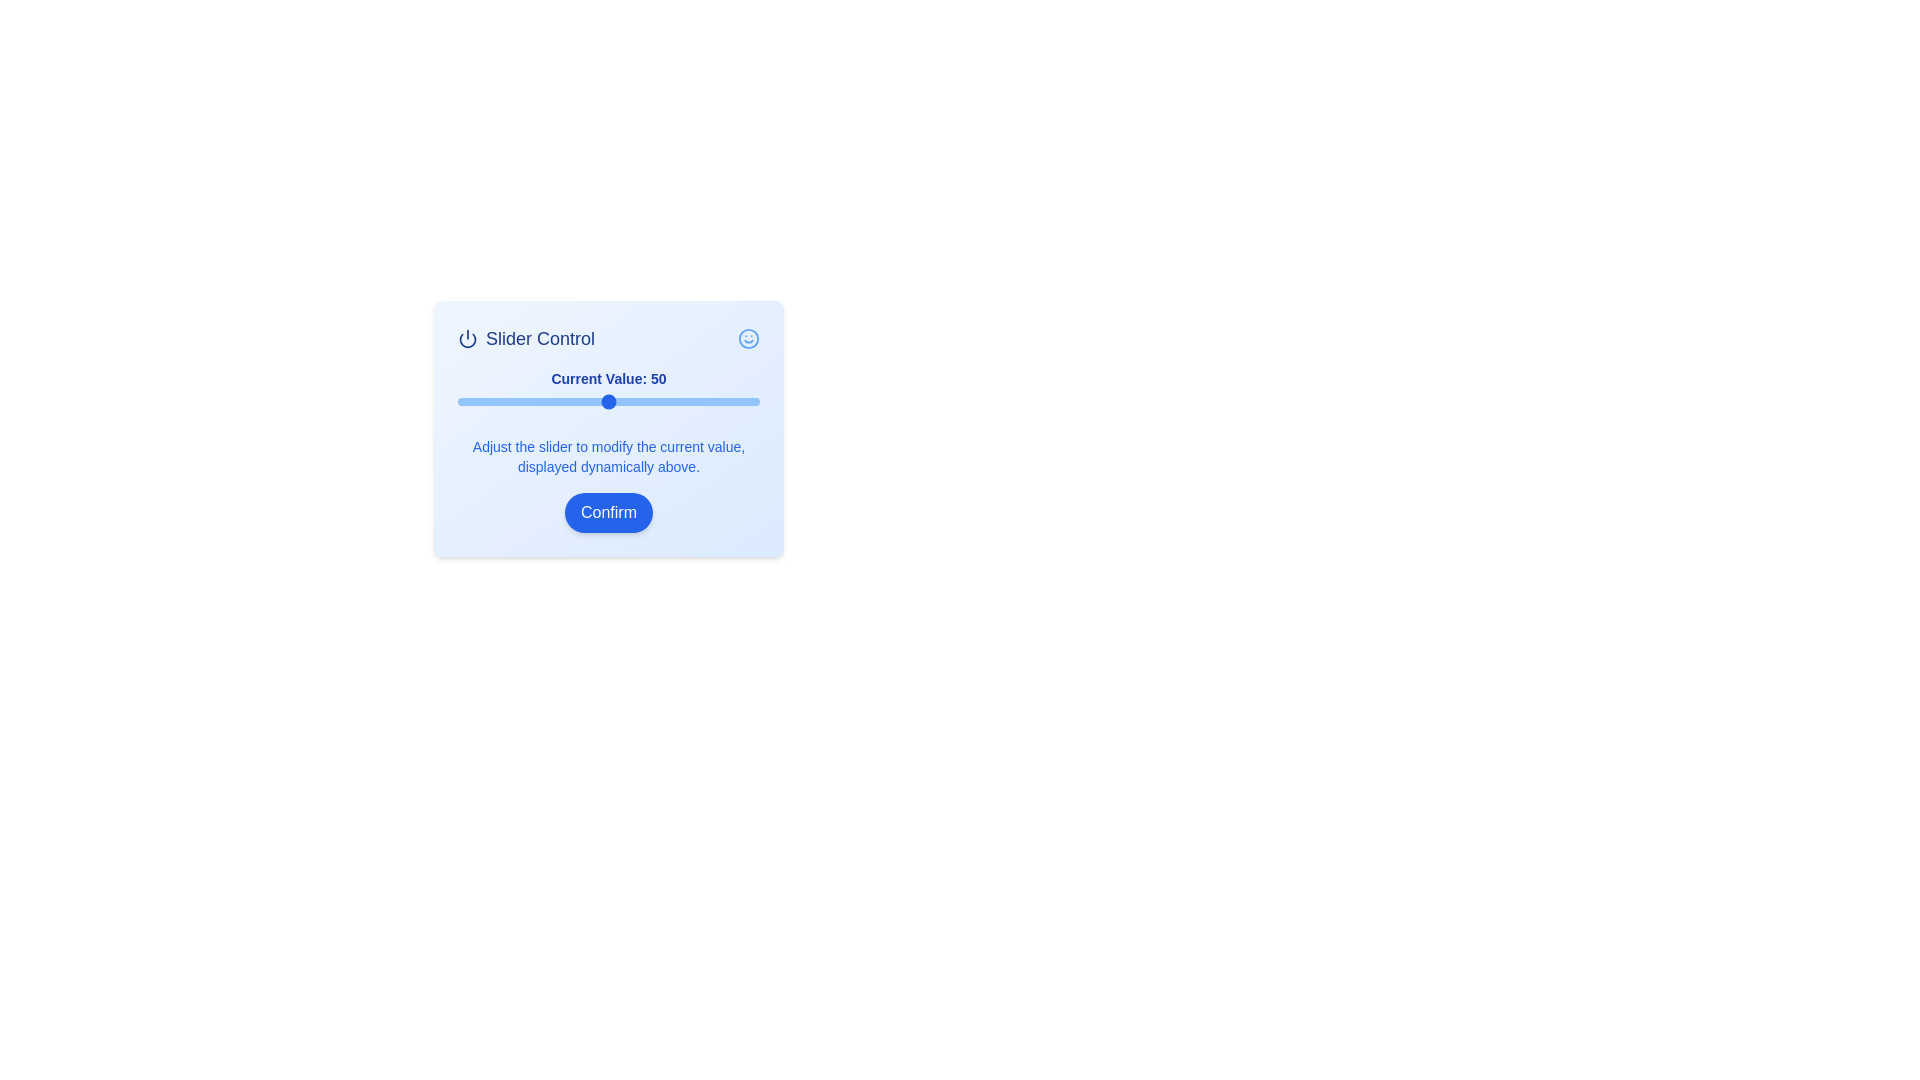 This screenshot has width=1920, height=1080. Describe the element at coordinates (743, 401) in the screenshot. I see `the slider value` at that location.